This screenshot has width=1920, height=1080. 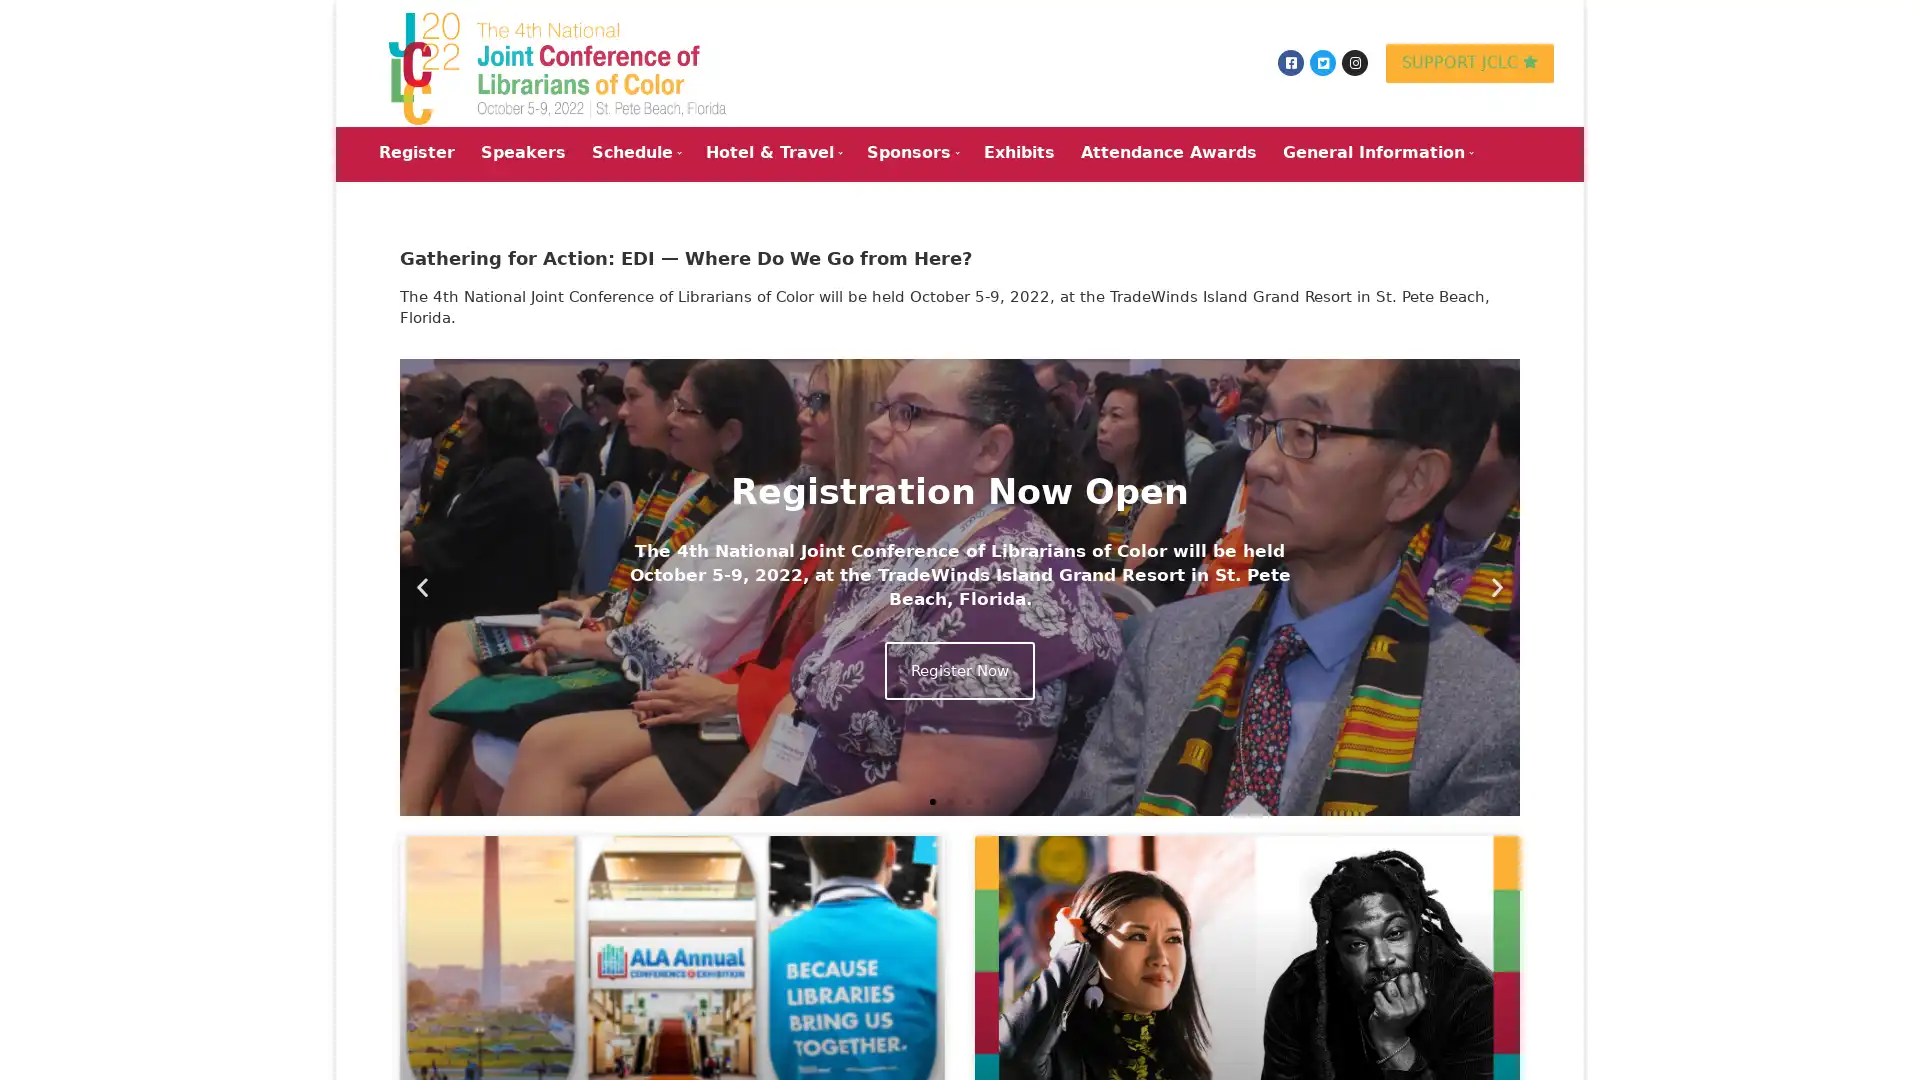 I want to click on Go to slide 1, so click(x=931, y=800).